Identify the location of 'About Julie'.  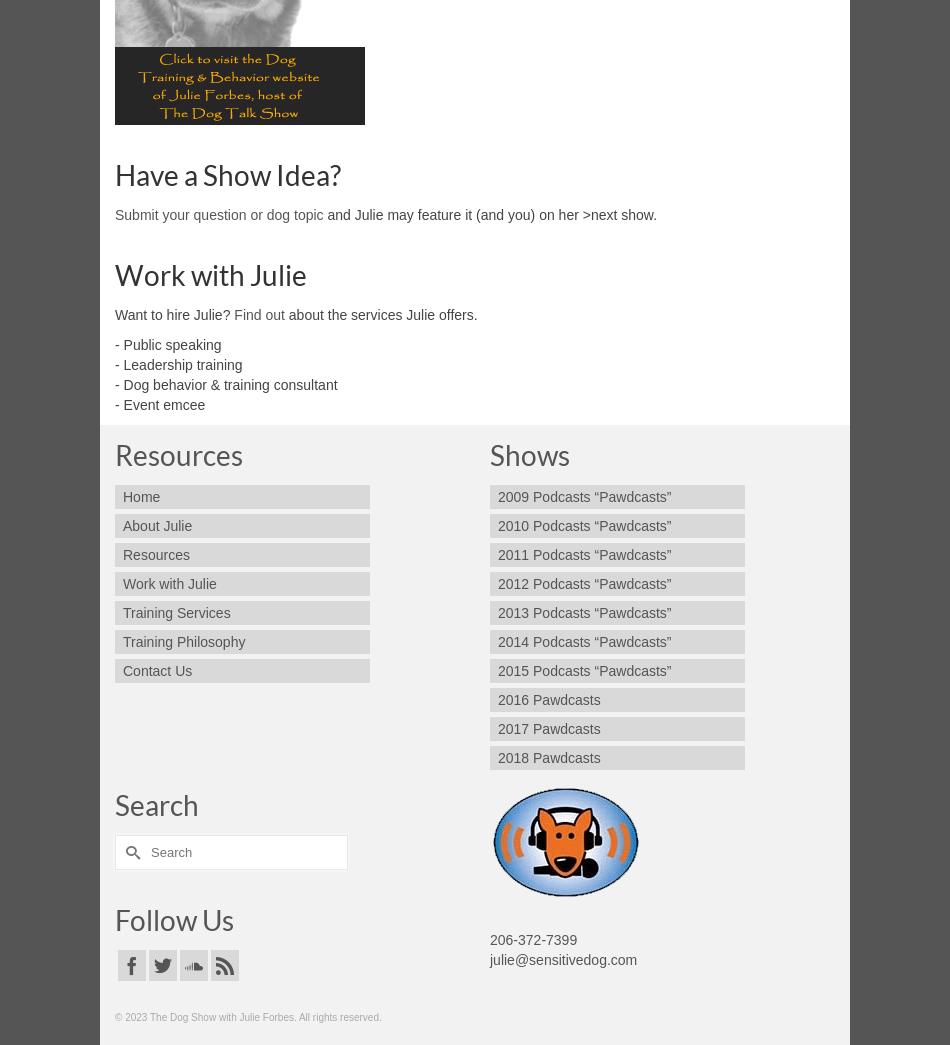
(157, 525).